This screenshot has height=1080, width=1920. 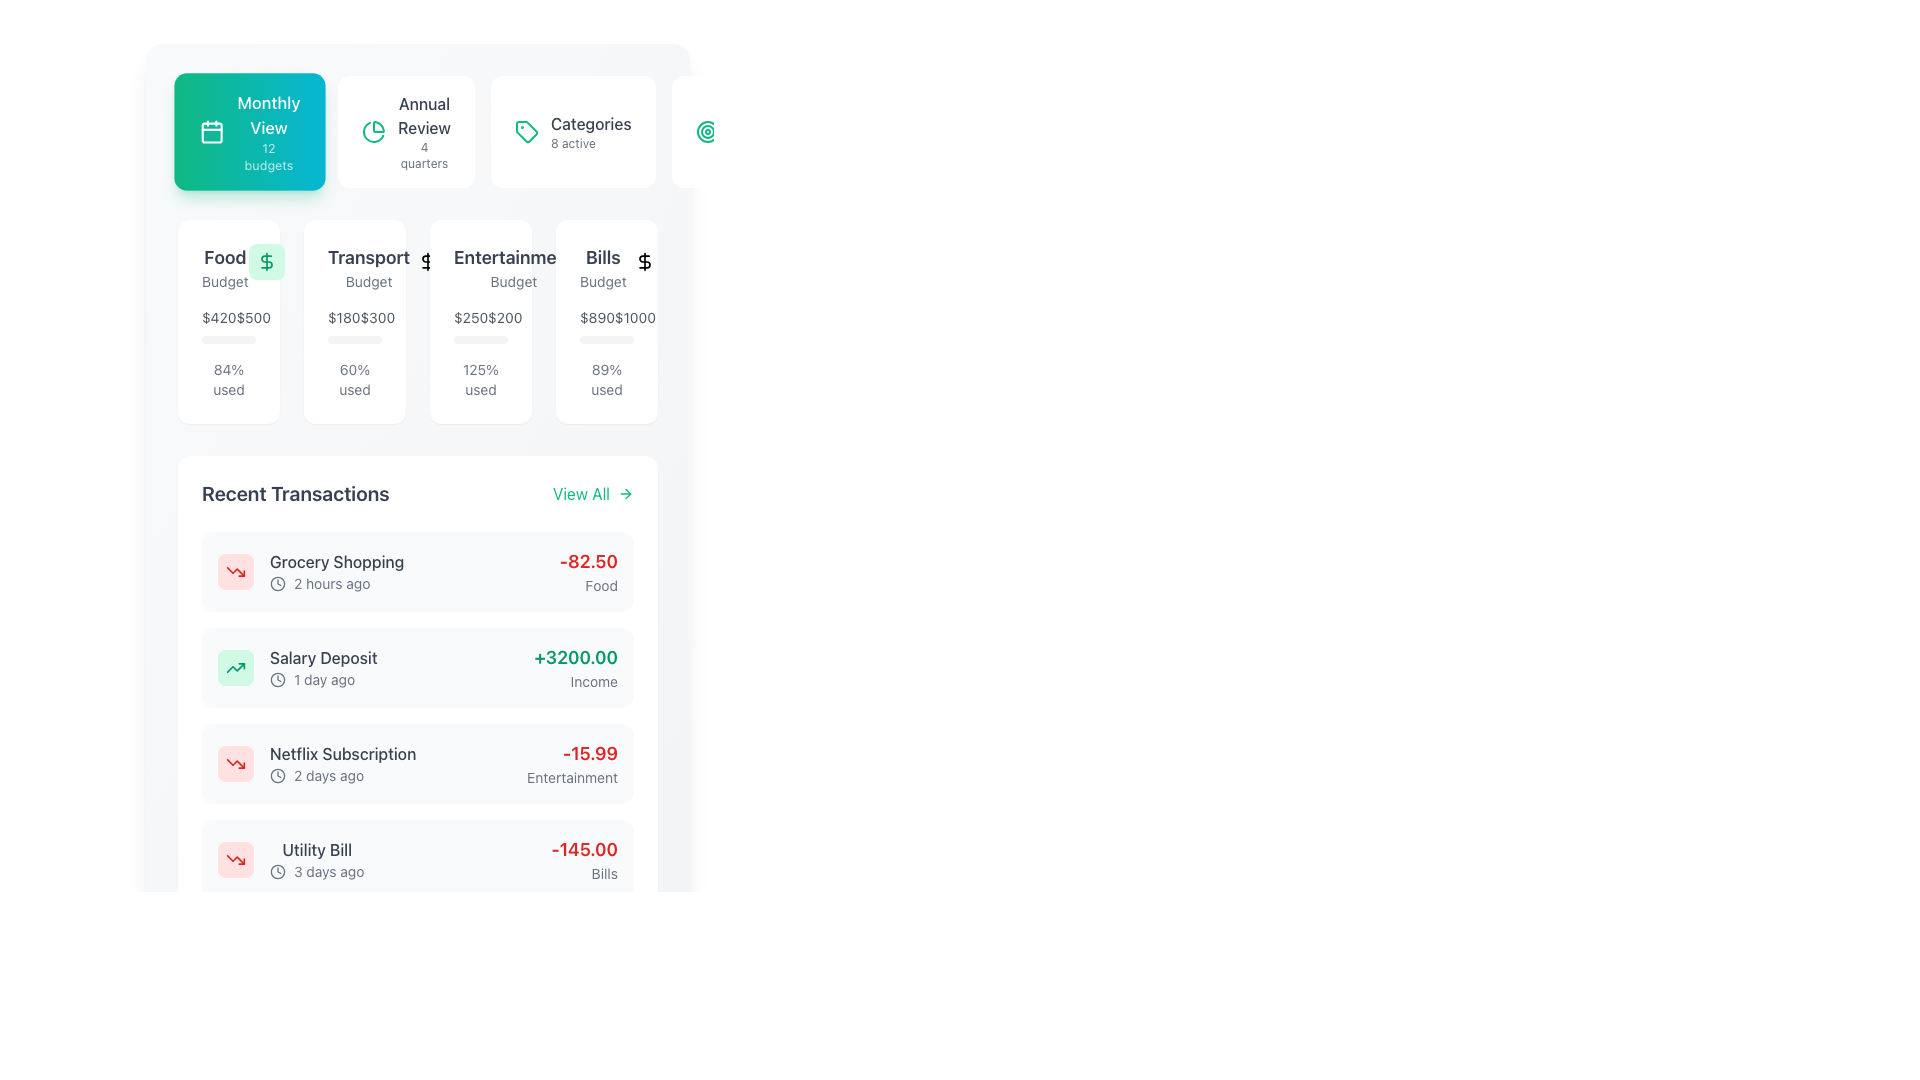 What do you see at coordinates (294, 493) in the screenshot?
I see `the Text Label that indicates recent financial transactions, located in the top-left portion of the section header, adjacent to 'View All'` at bounding box center [294, 493].